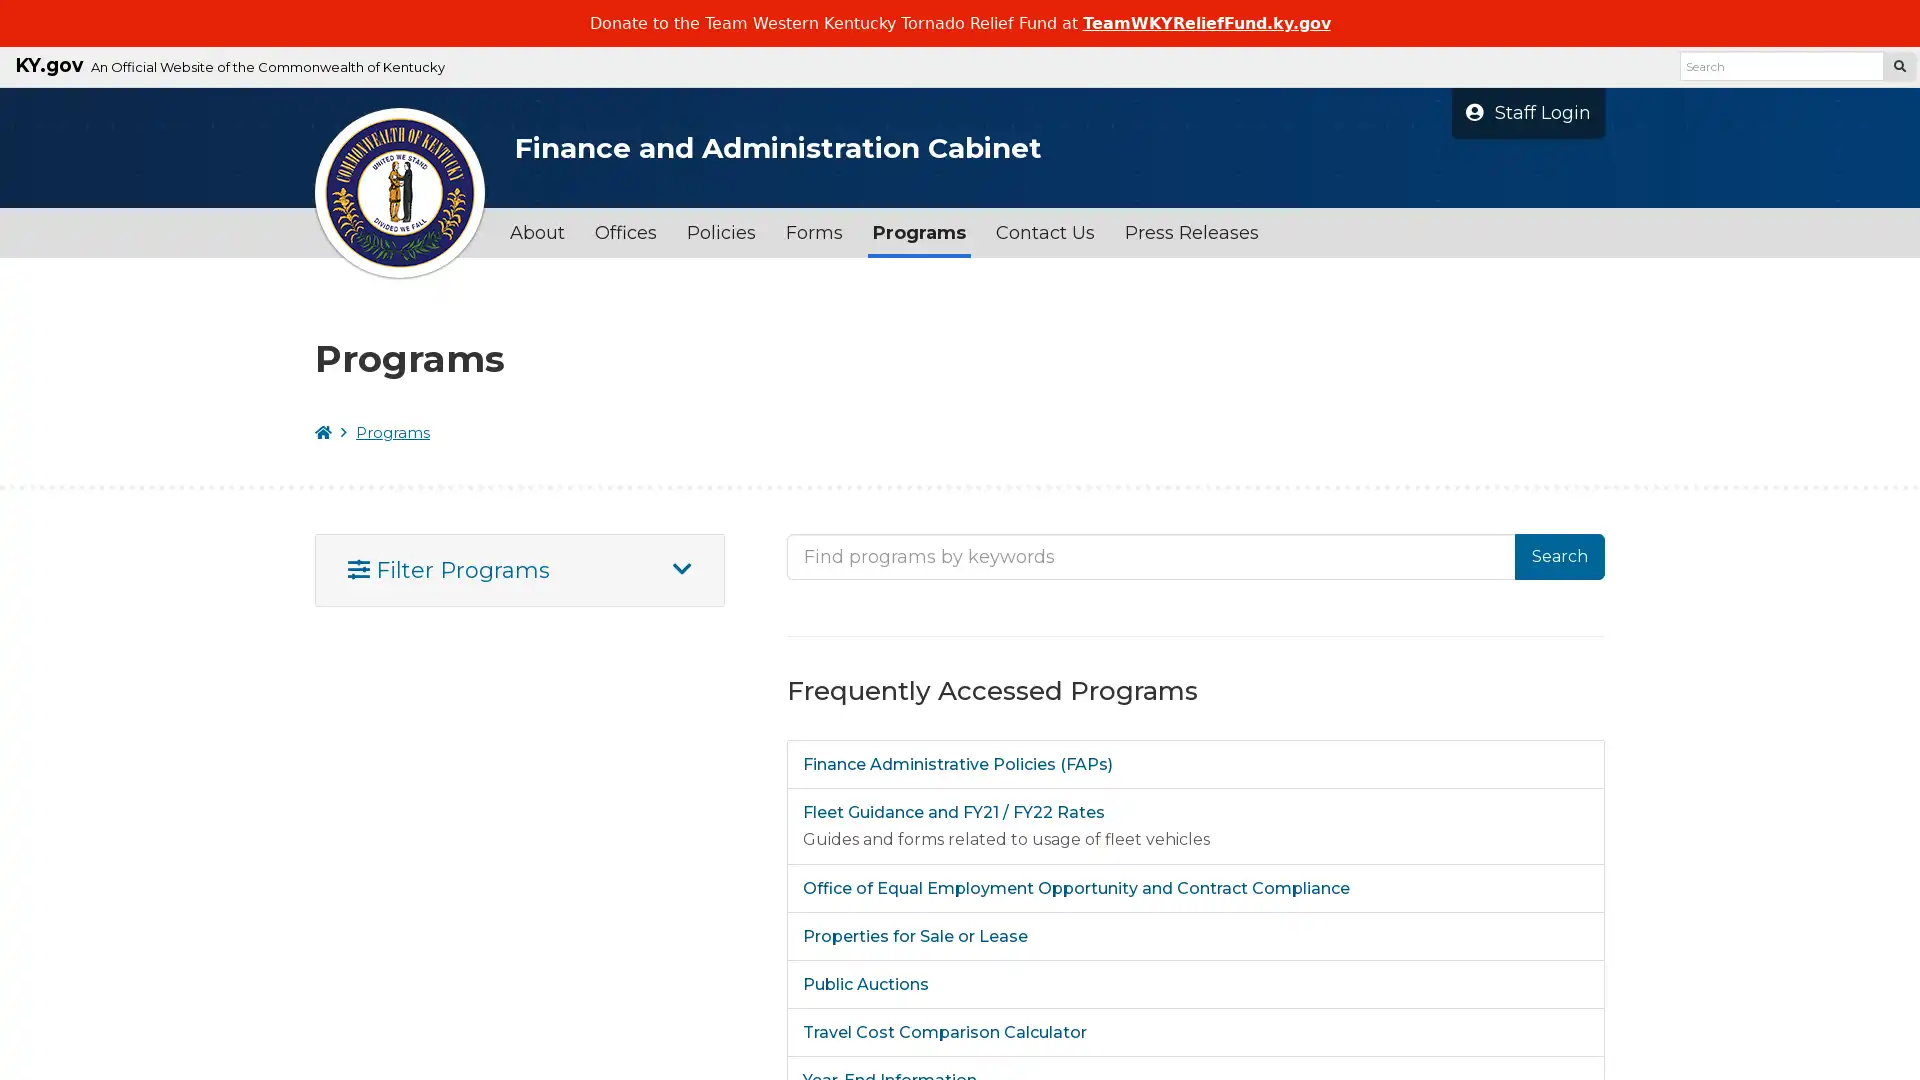 This screenshot has height=1080, width=1920. I want to click on Search, so click(1559, 555).